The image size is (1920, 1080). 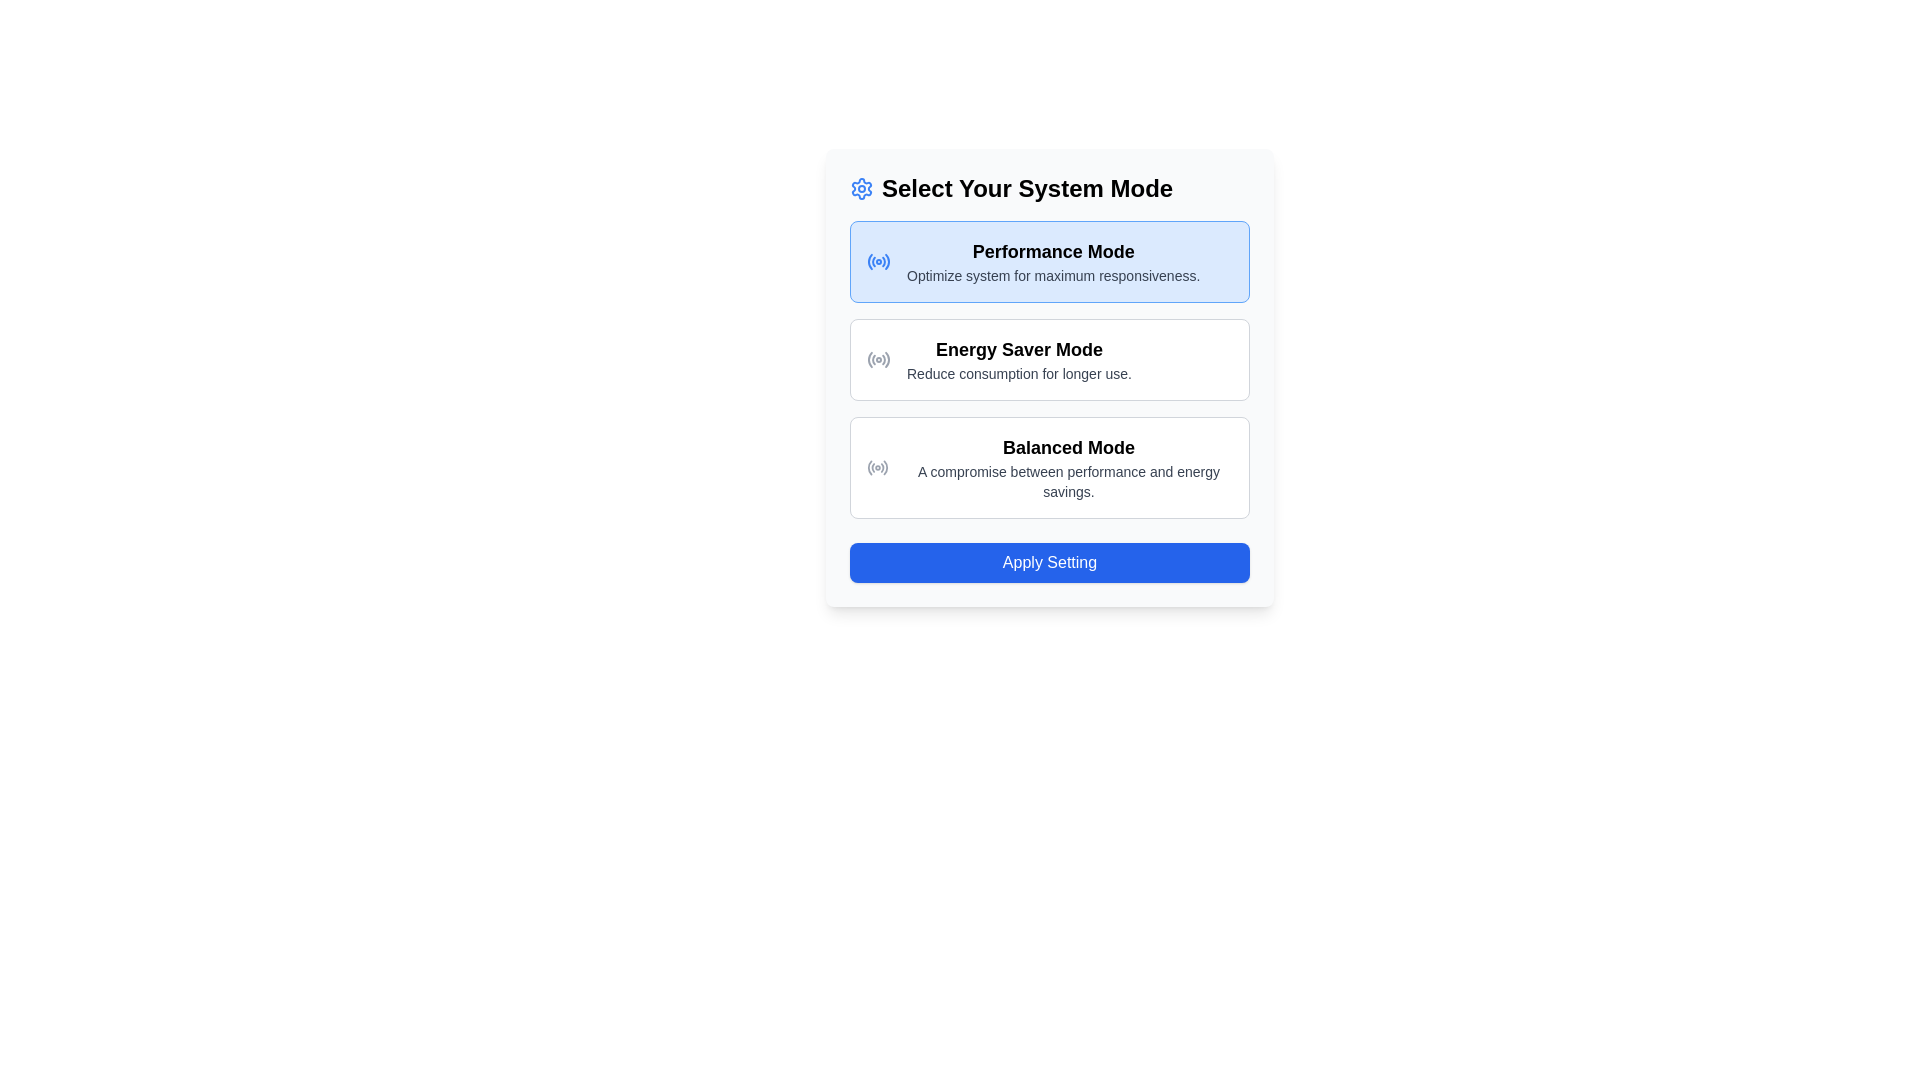 I want to click on the 'Performance Mode' button, which is the topmost option in the list of system mode options, featuring a light blue background and bold black text, so click(x=1049, y=261).